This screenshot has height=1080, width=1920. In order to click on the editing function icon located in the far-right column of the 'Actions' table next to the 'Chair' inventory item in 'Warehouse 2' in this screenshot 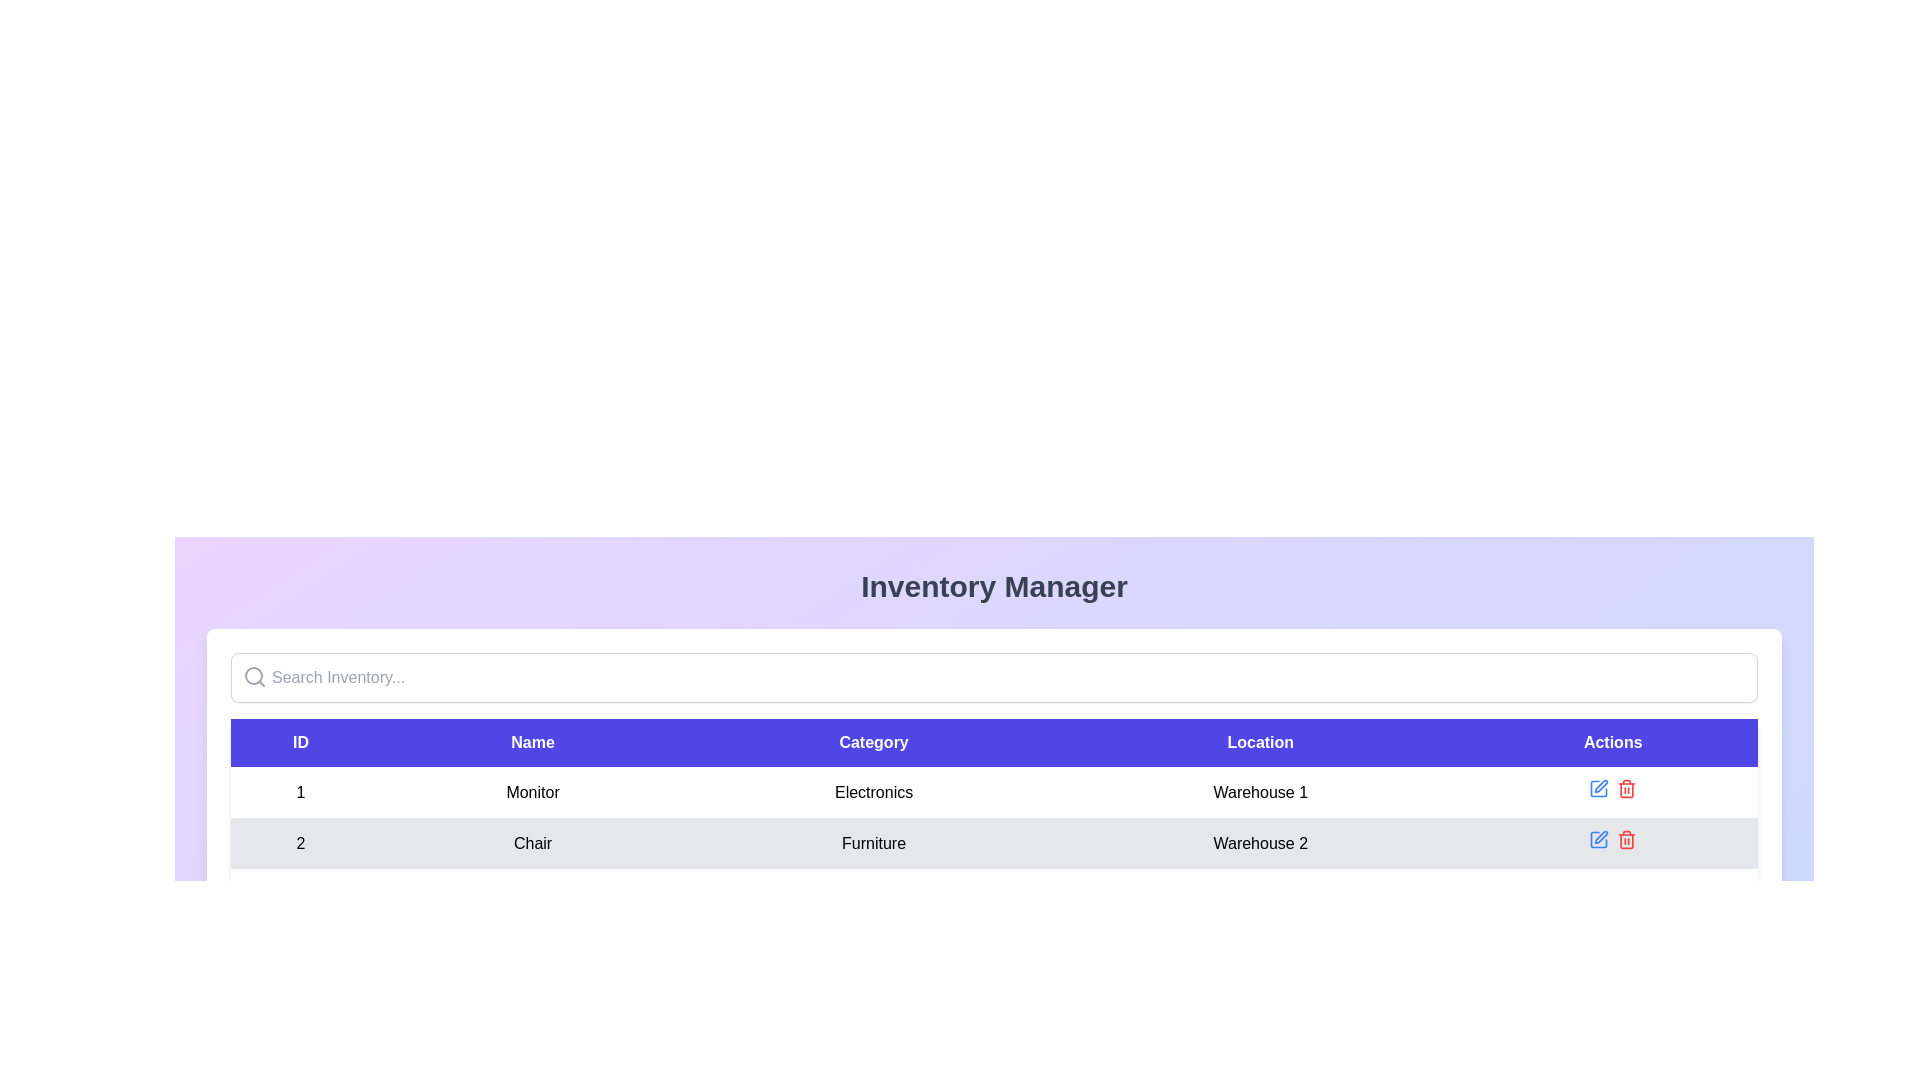, I will do `click(1598, 788)`.